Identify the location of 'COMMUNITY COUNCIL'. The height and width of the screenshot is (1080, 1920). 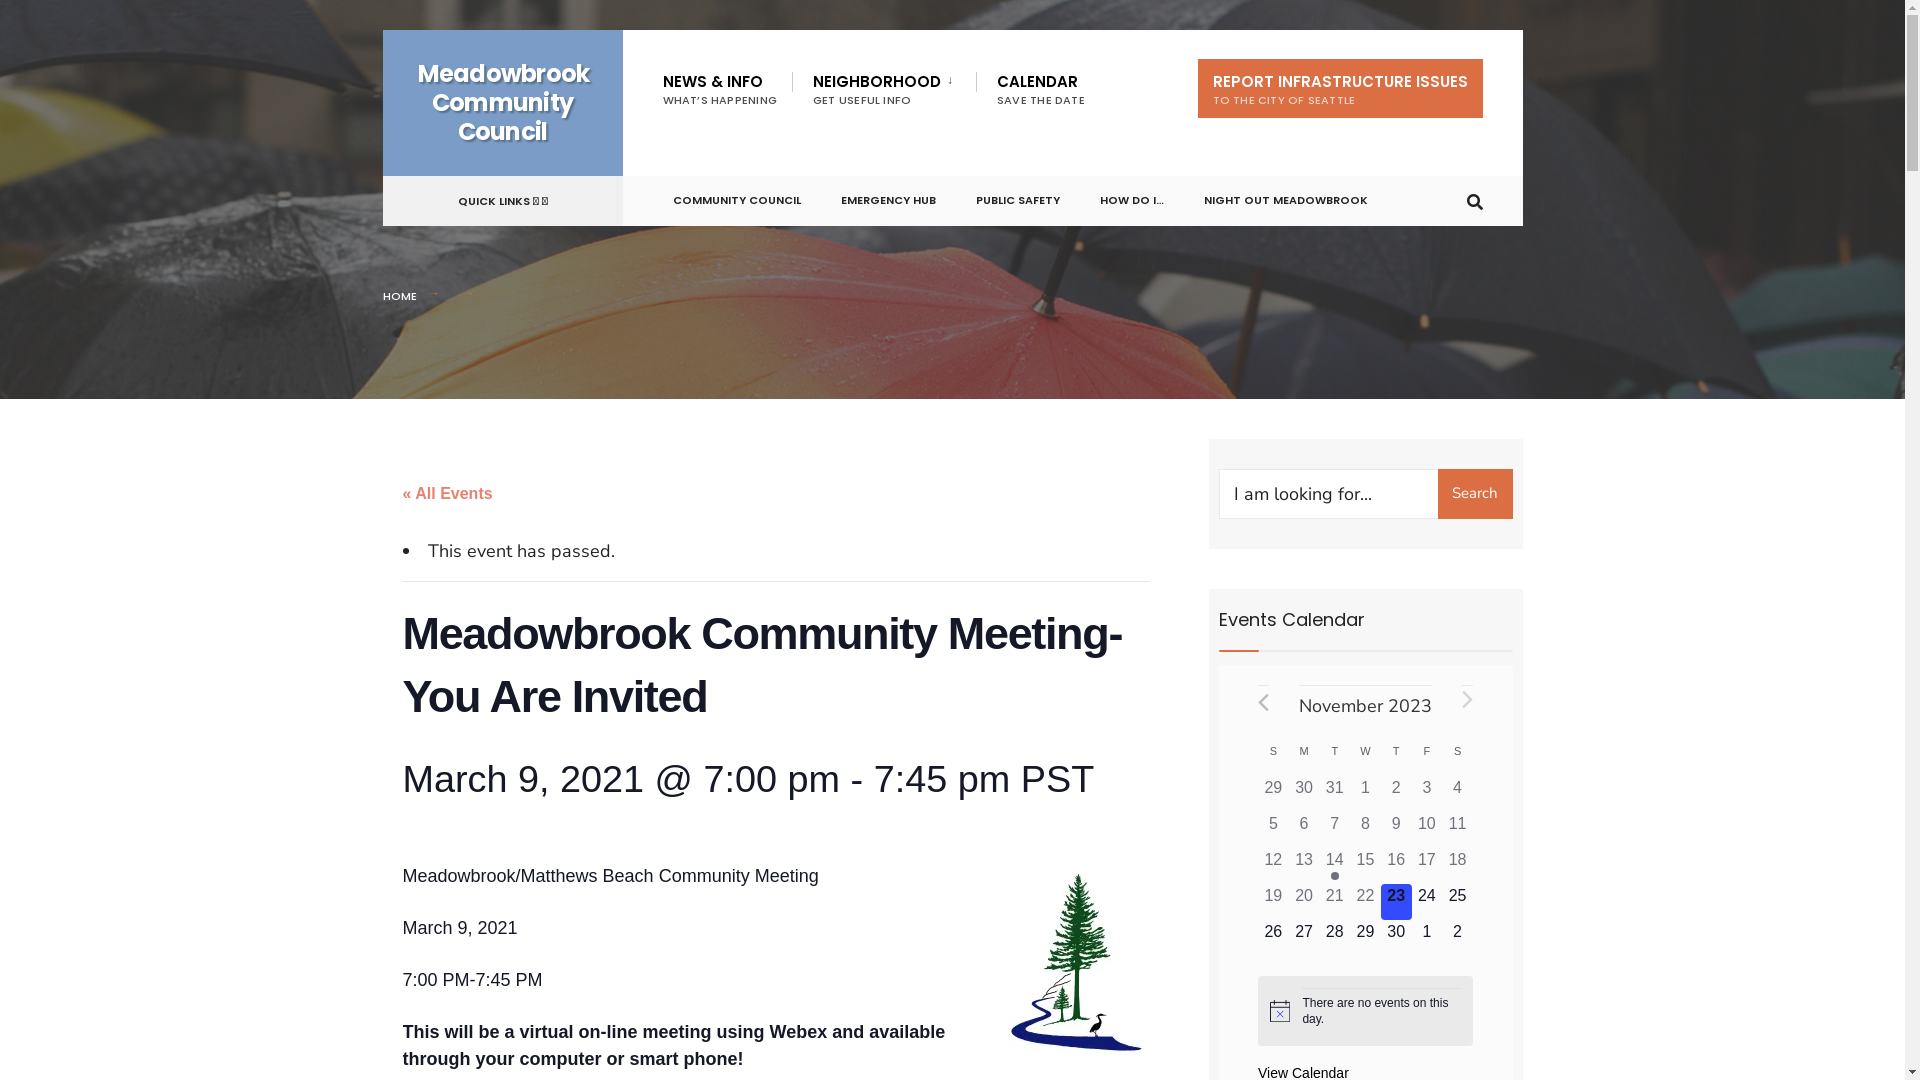
(734, 196).